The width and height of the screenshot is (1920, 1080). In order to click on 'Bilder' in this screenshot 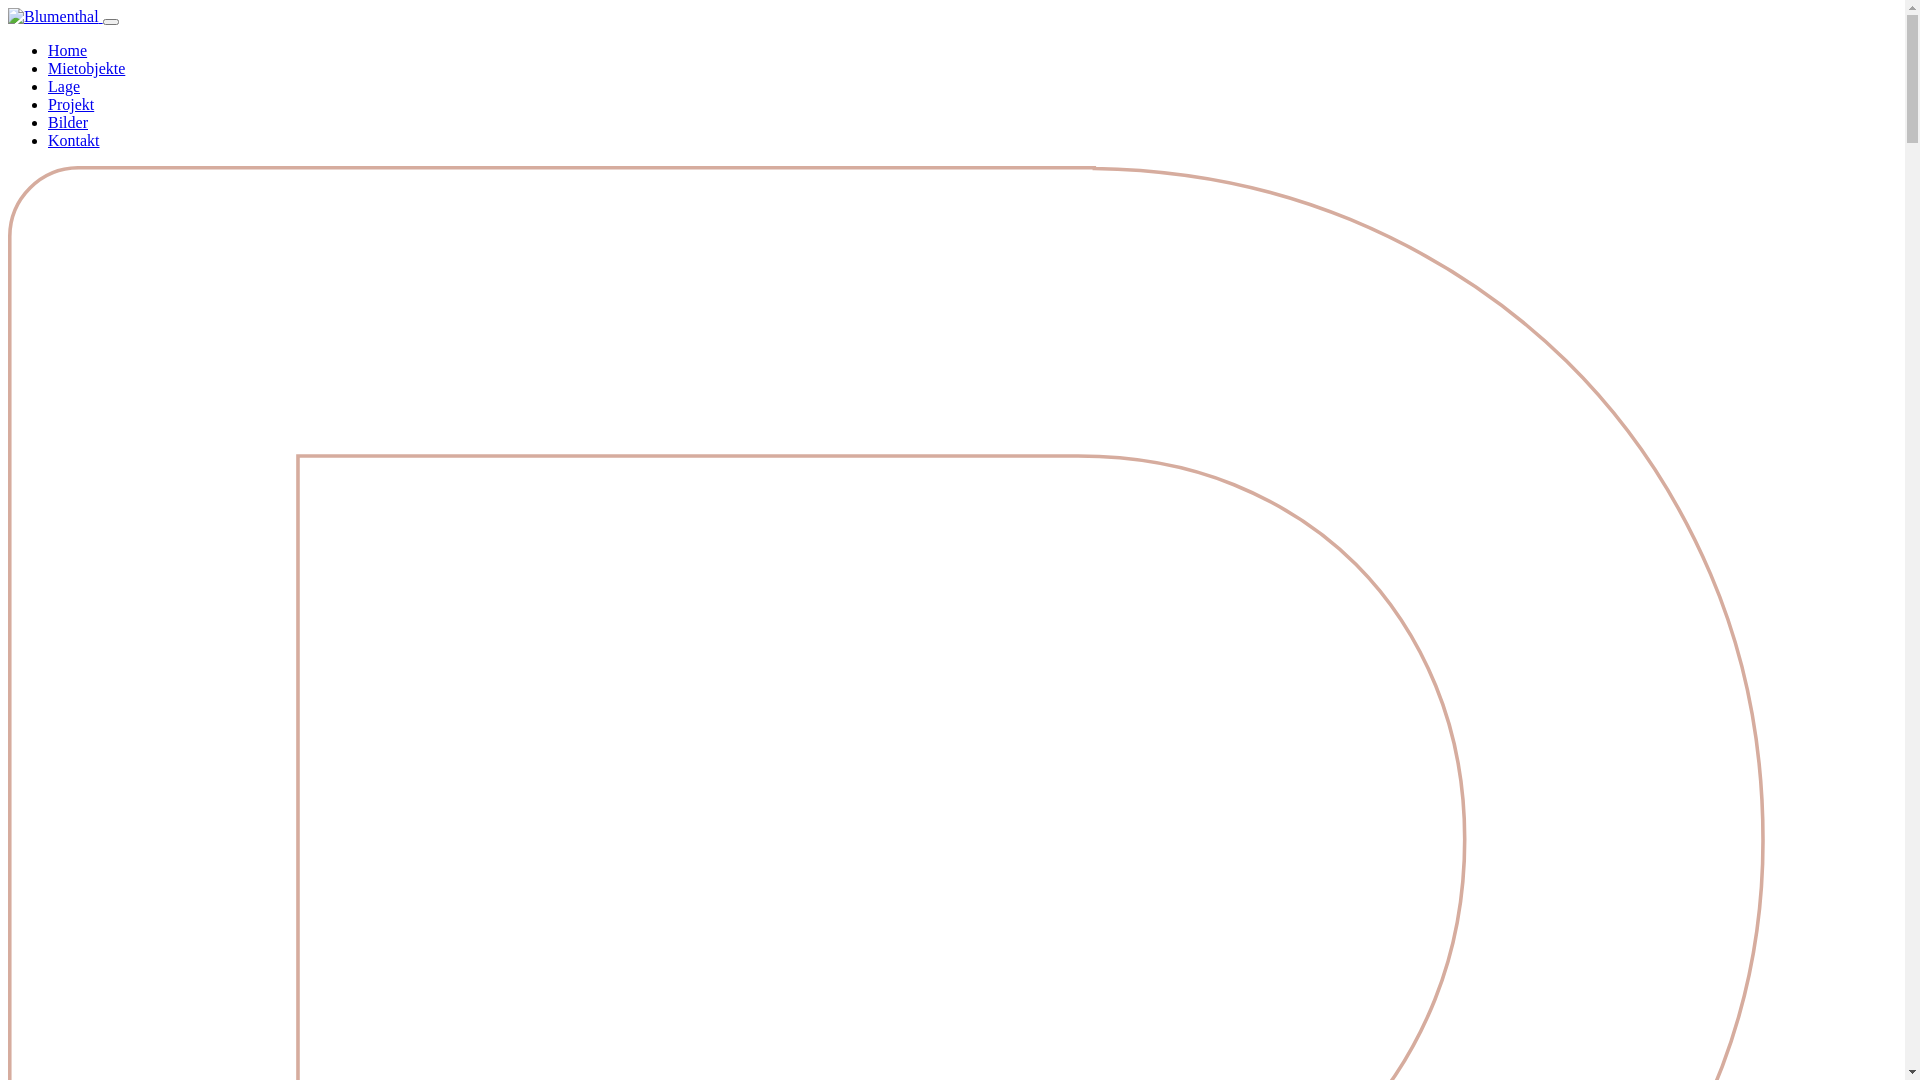, I will do `click(67, 122)`.